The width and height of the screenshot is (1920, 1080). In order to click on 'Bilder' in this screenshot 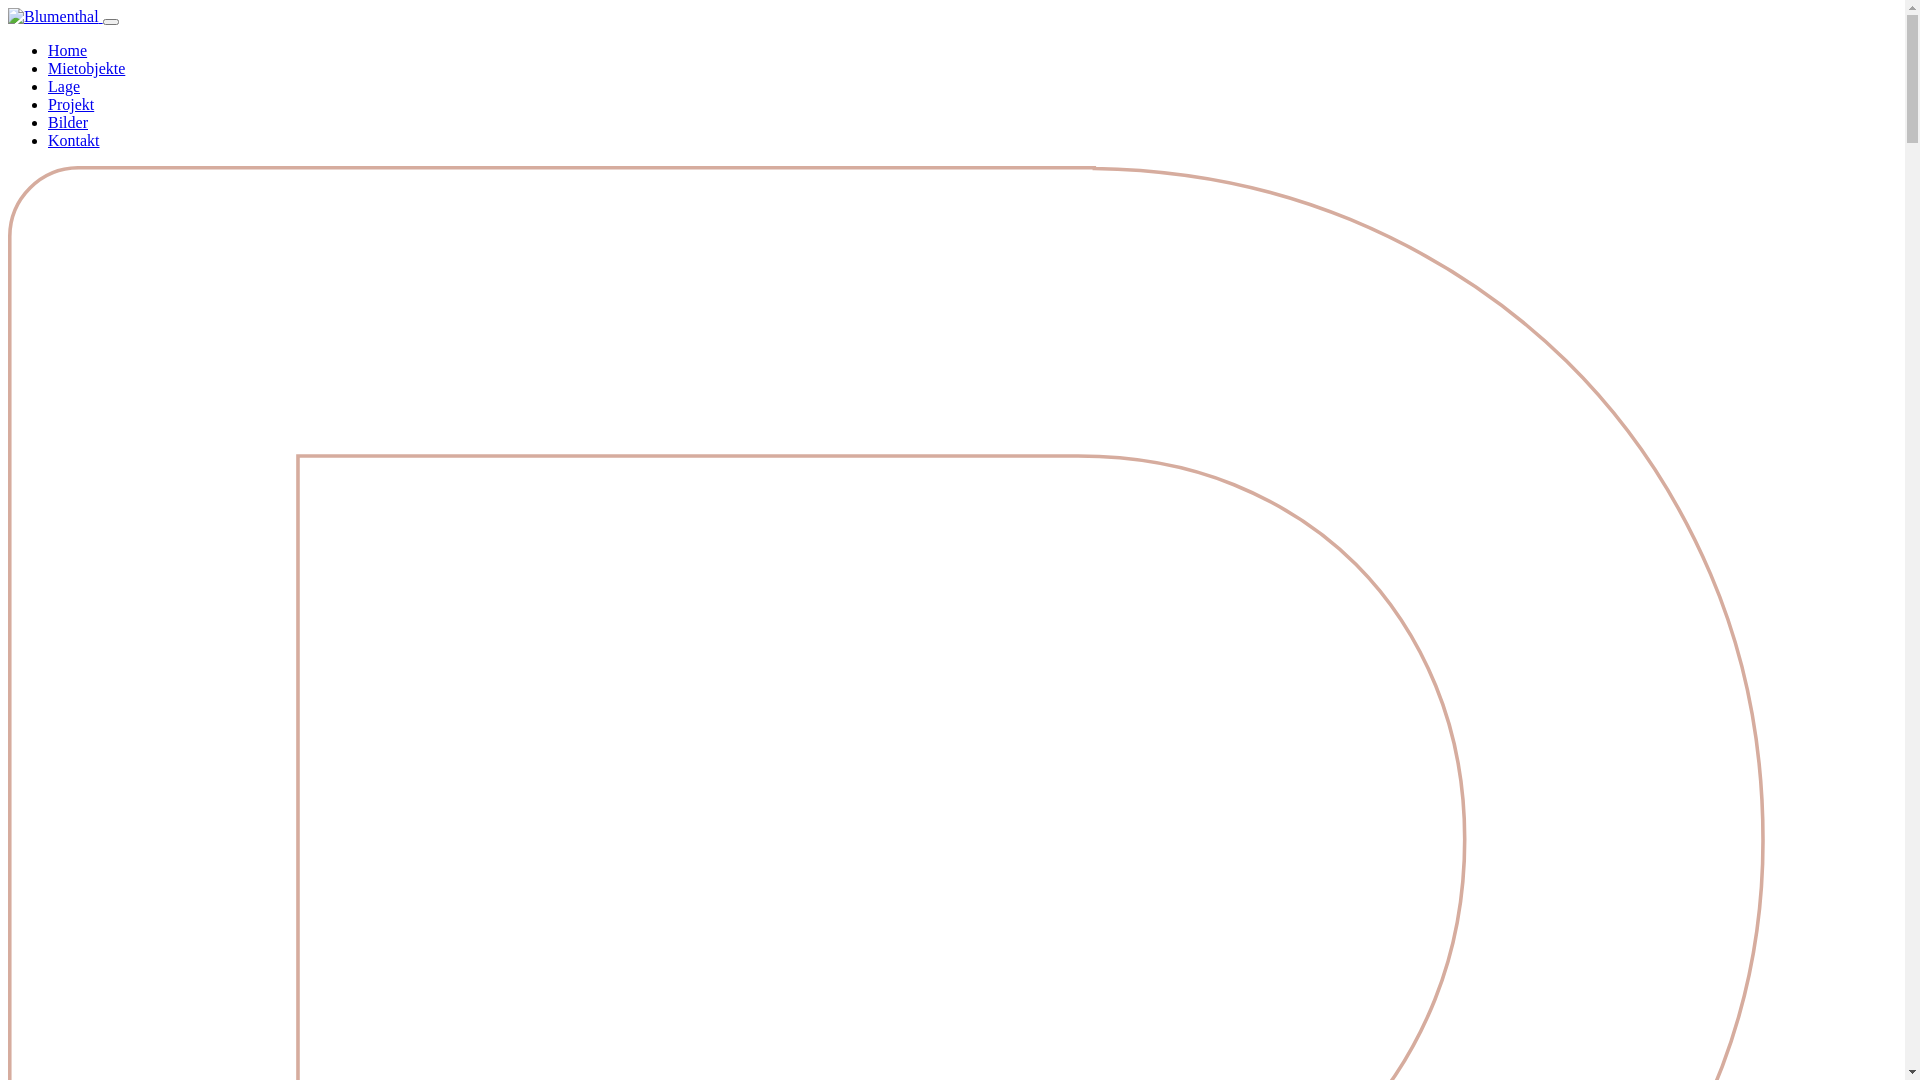, I will do `click(67, 122)`.